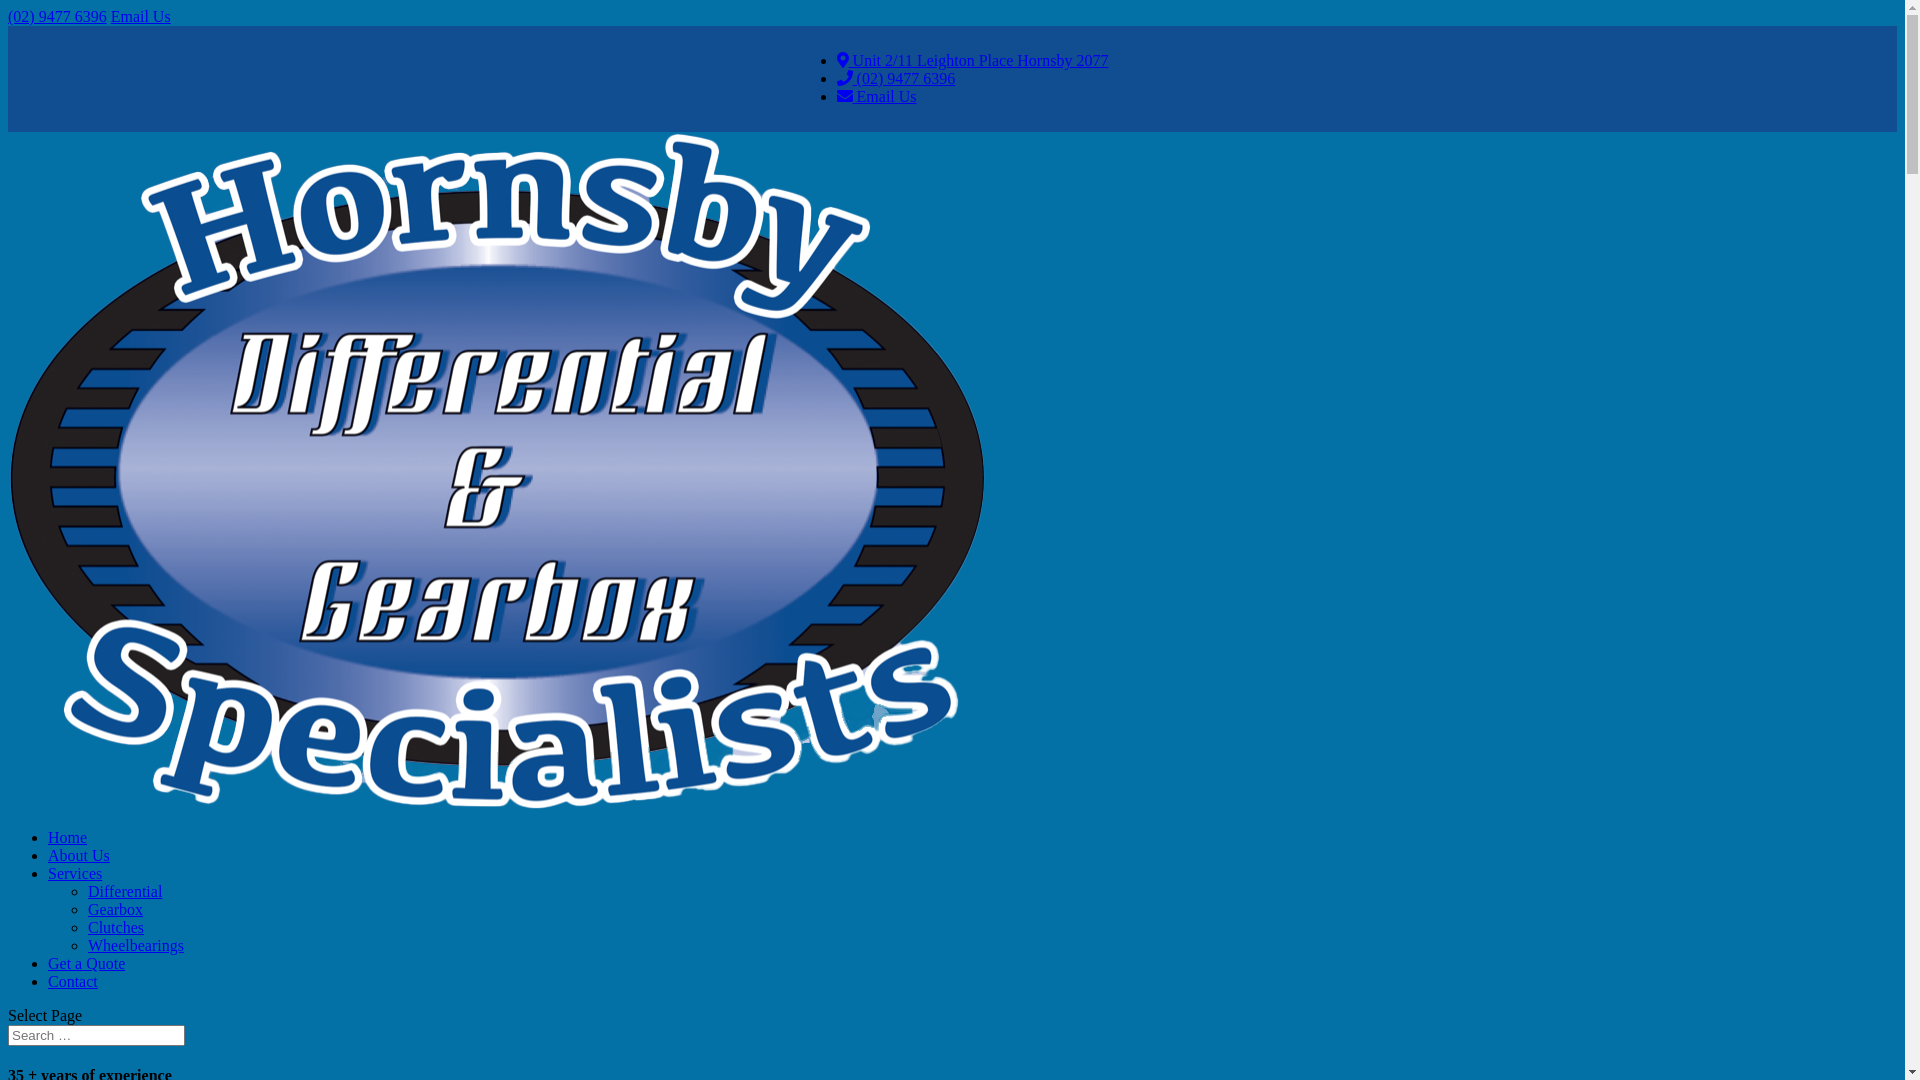  What do you see at coordinates (75, 872) in the screenshot?
I see `'Services'` at bounding box center [75, 872].